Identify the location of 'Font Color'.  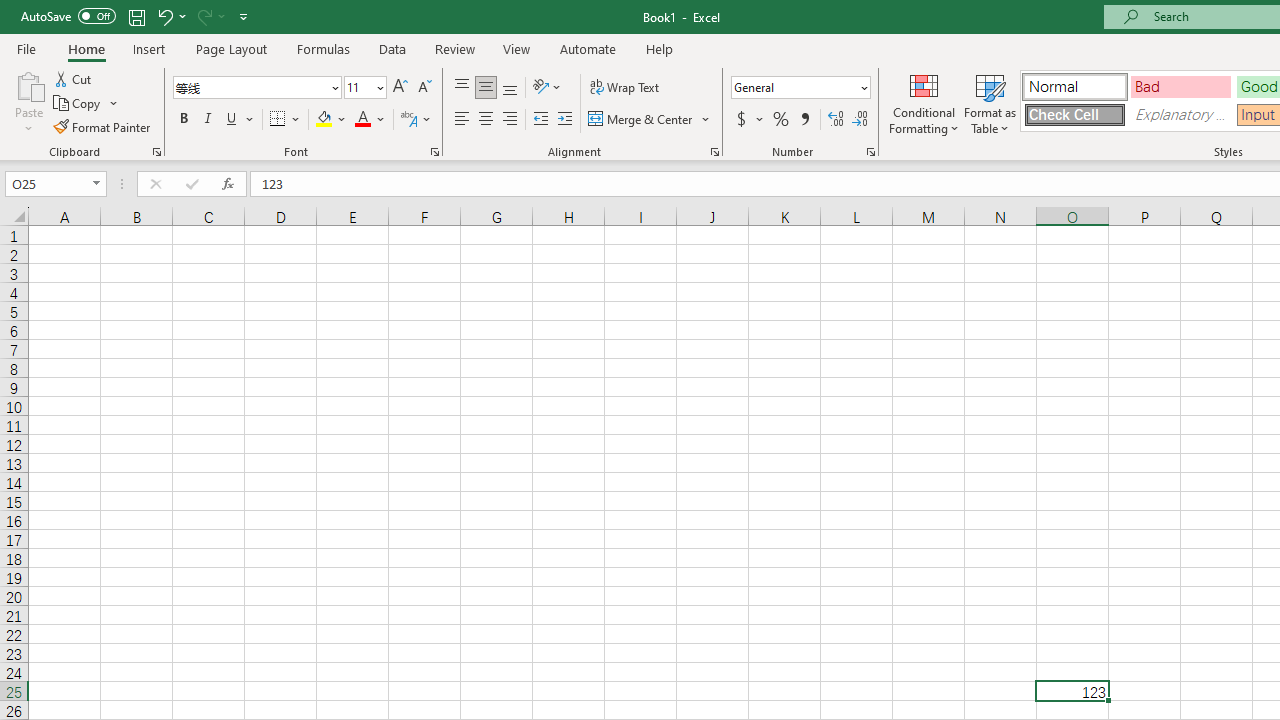
(370, 119).